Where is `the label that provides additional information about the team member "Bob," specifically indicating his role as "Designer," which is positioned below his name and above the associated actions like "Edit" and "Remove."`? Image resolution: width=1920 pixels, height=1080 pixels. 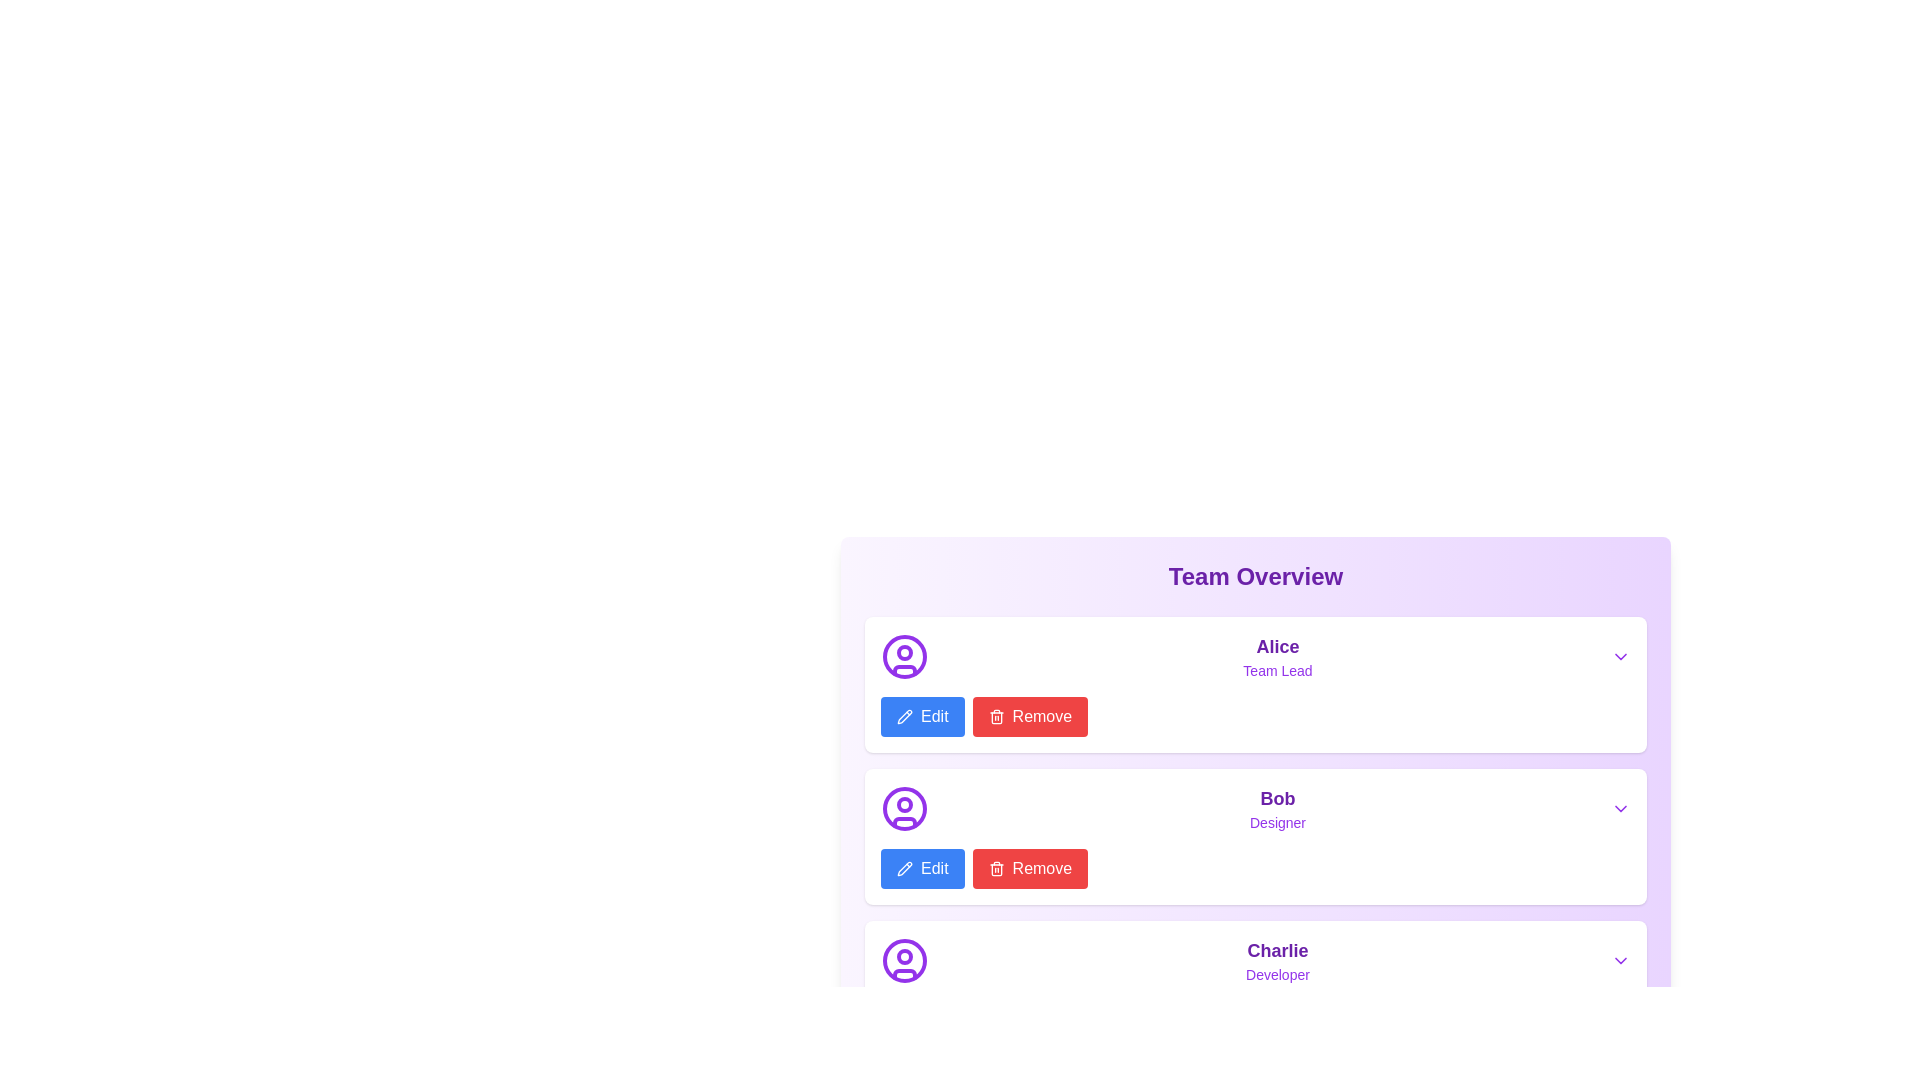 the label that provides additional information about the team member "Bob," specifically indicating his role as "Designer," which is positioned below his name and above the associated actions like "Edit" and "Remove." is located at coordinates (1276, 822).